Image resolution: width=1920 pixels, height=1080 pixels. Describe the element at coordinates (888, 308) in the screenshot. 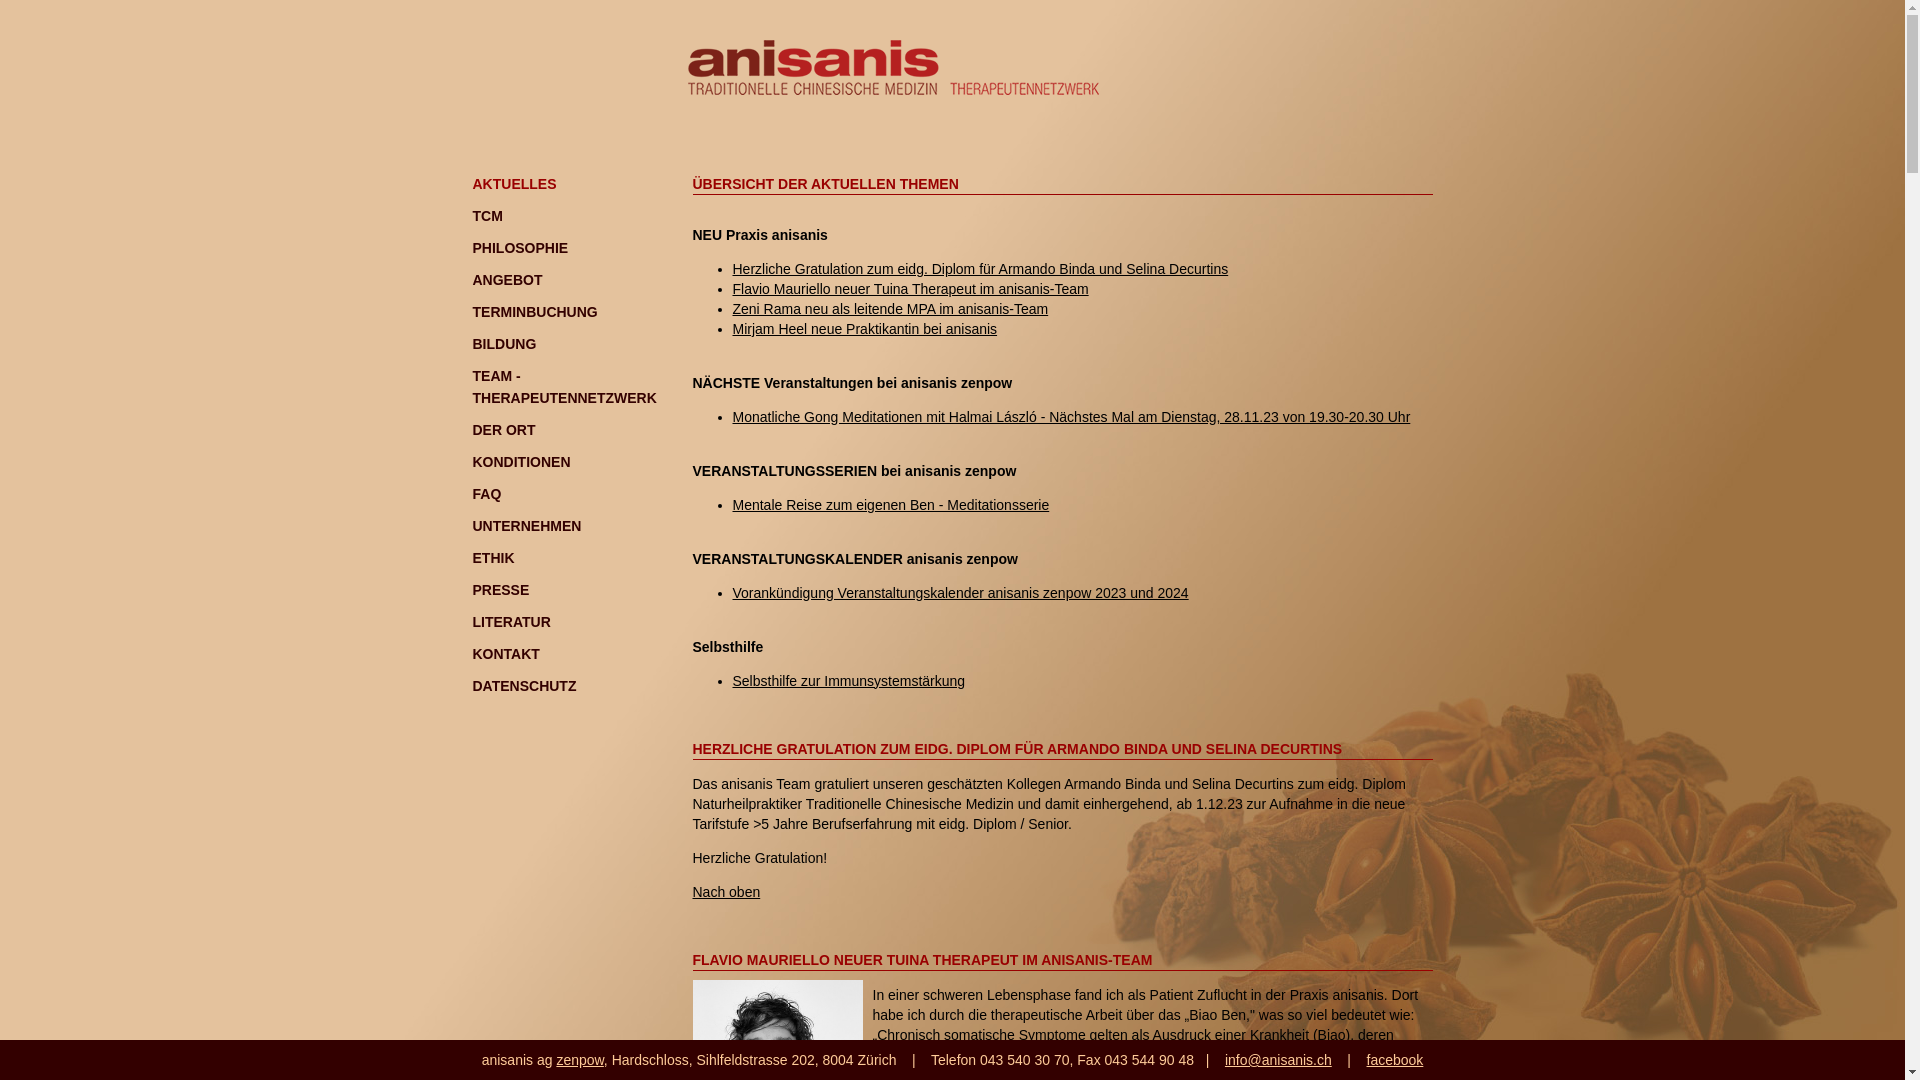

I see `'Zeni Rama neu als leitende MPA im anisanis-Team'` at that location.